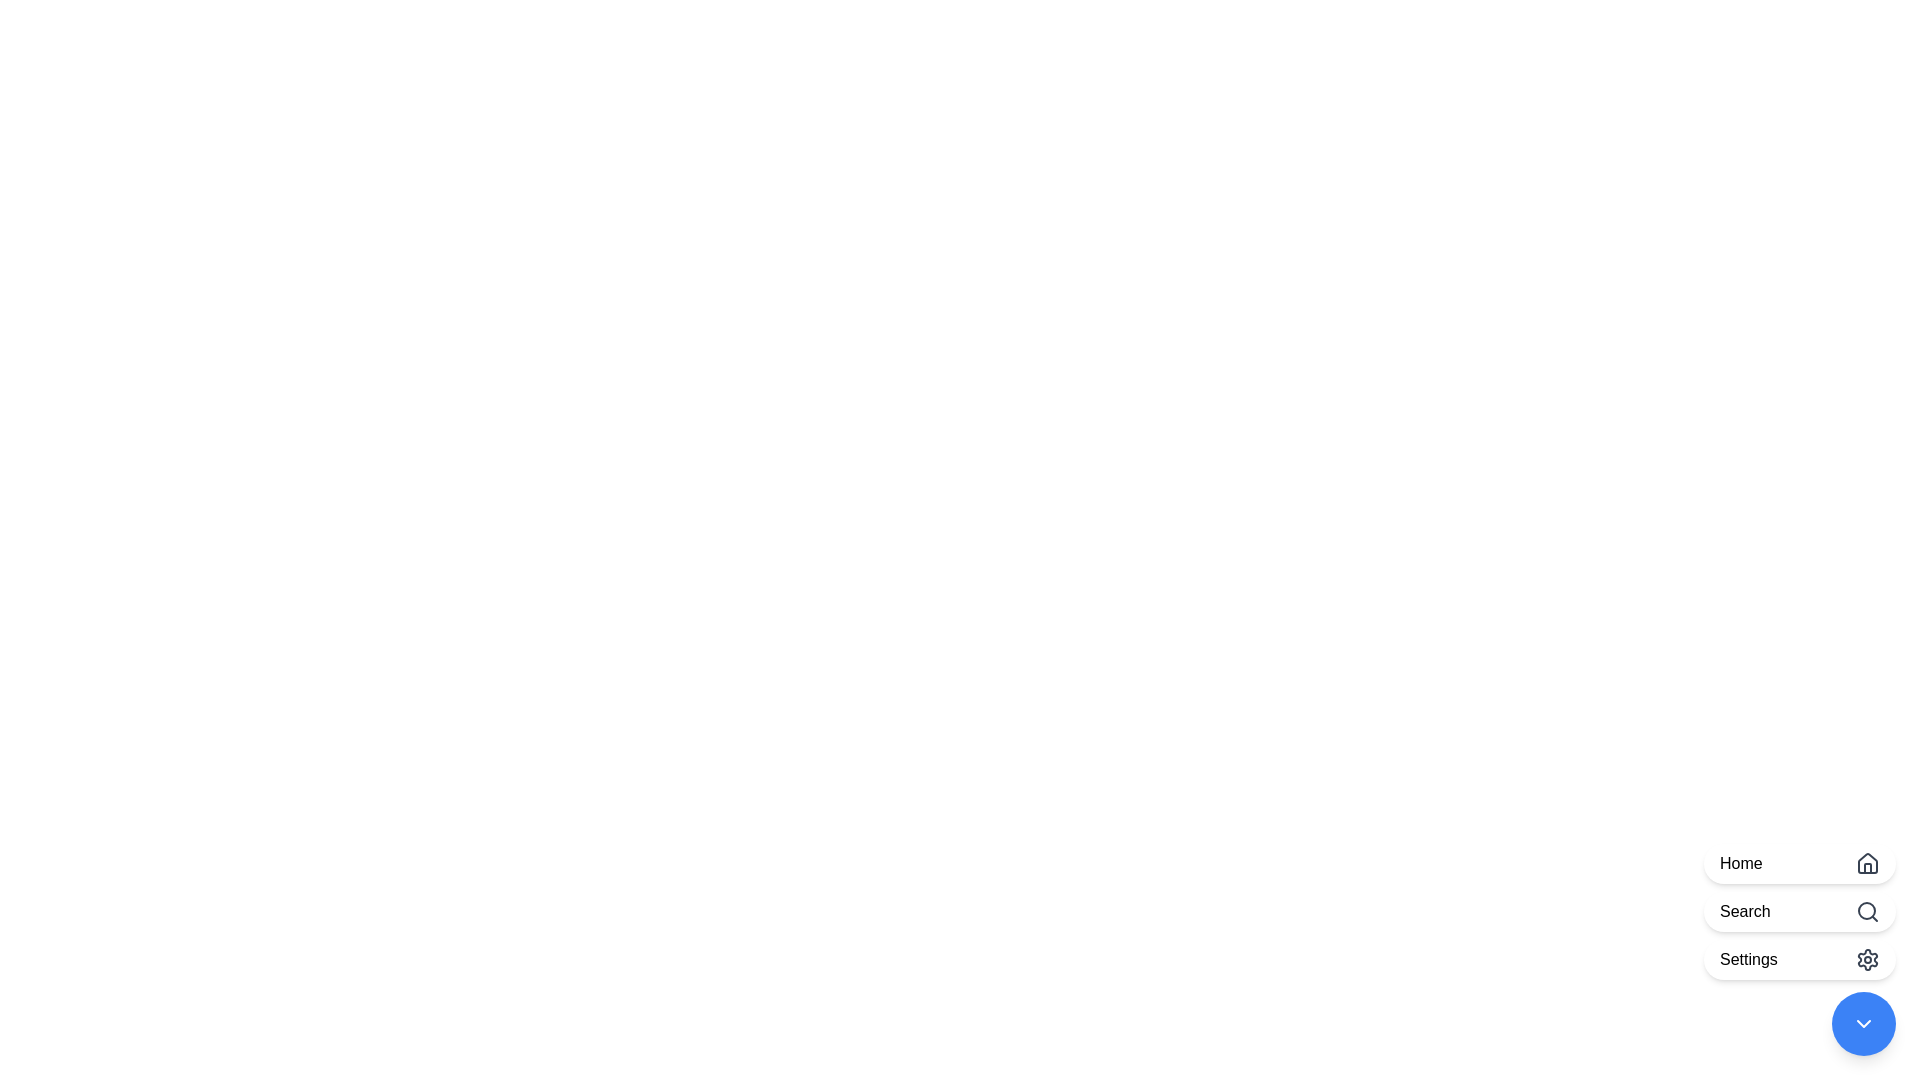 The height and width of the screenshot is (1080, 1920). What do you see at coordinates (1747, 959) in the screenshot?
I see `the 'Settings' button, which is the text label displaying 'Settings' in black text on a white background, located in the vertical menu layout near the lower-right corner of the interface` at bounding box center [1747, 959].